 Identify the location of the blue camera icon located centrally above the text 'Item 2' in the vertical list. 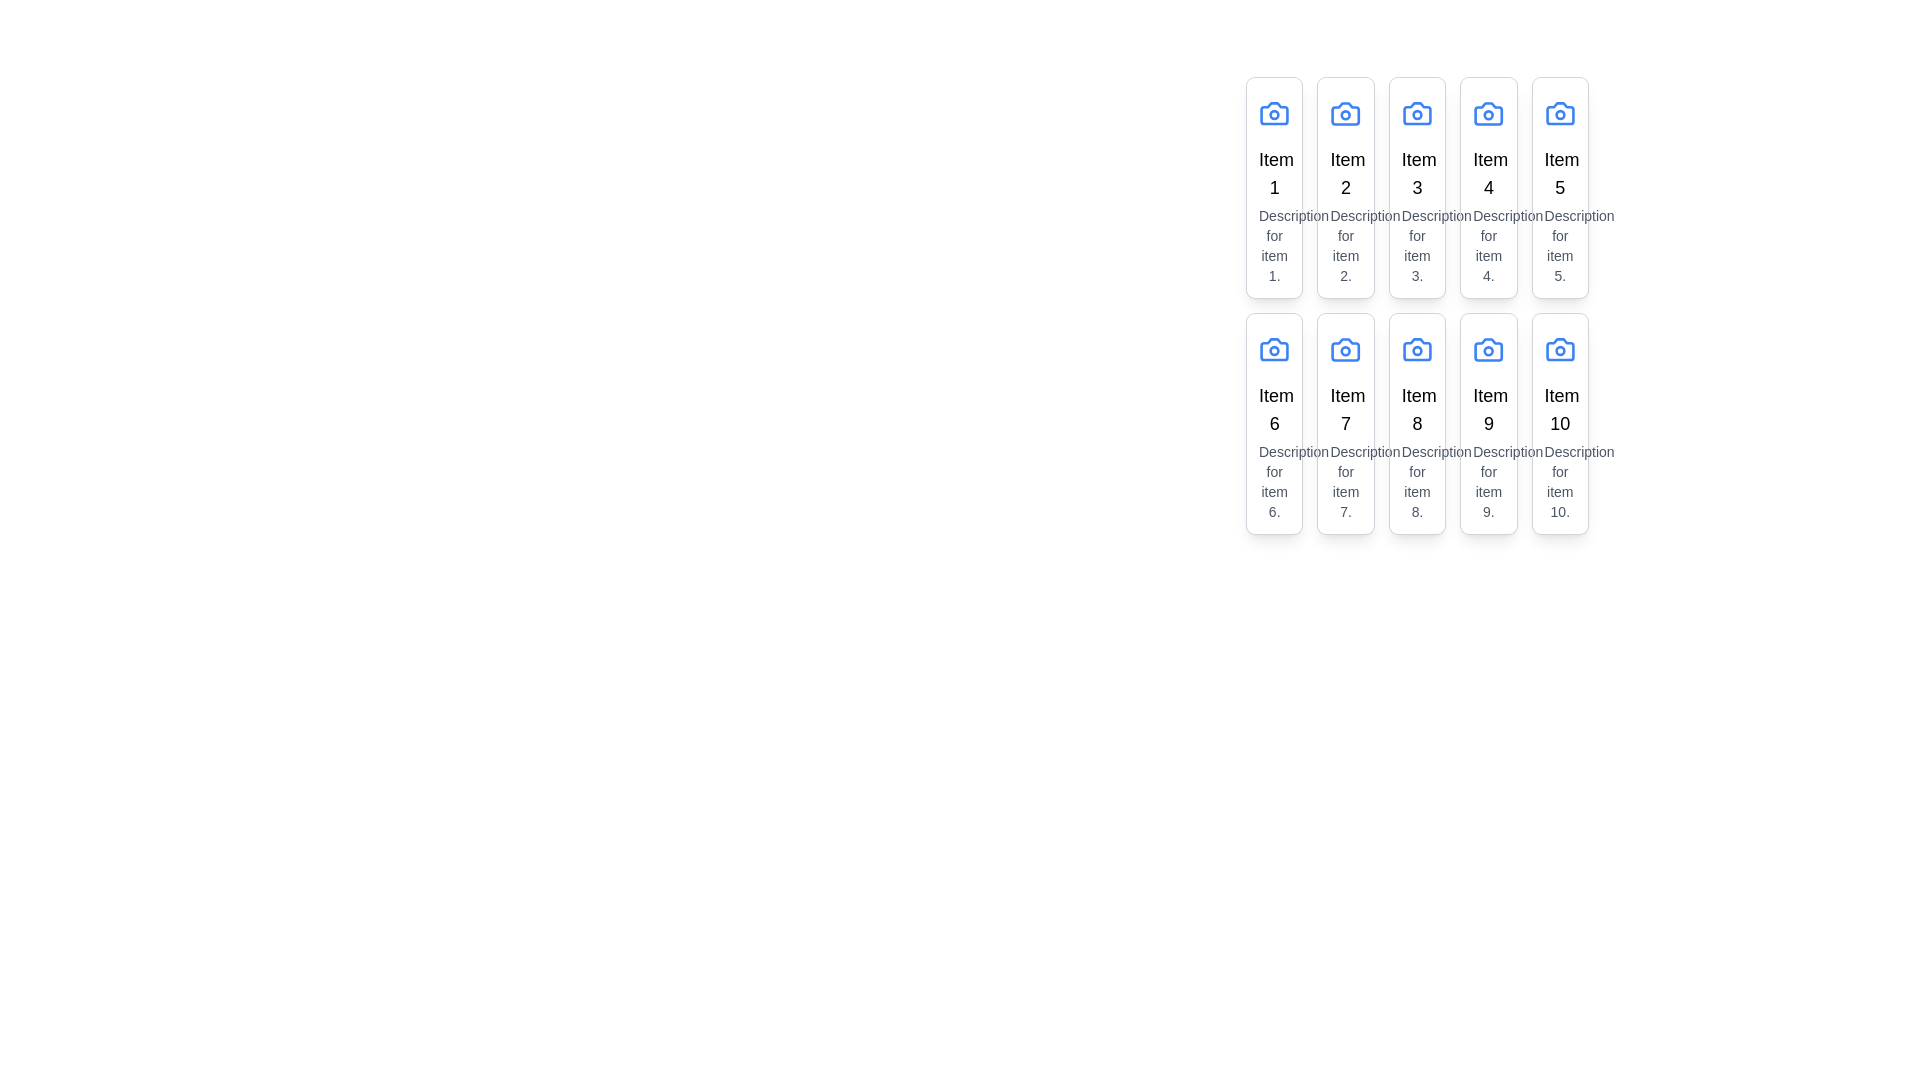
(1346, 114).